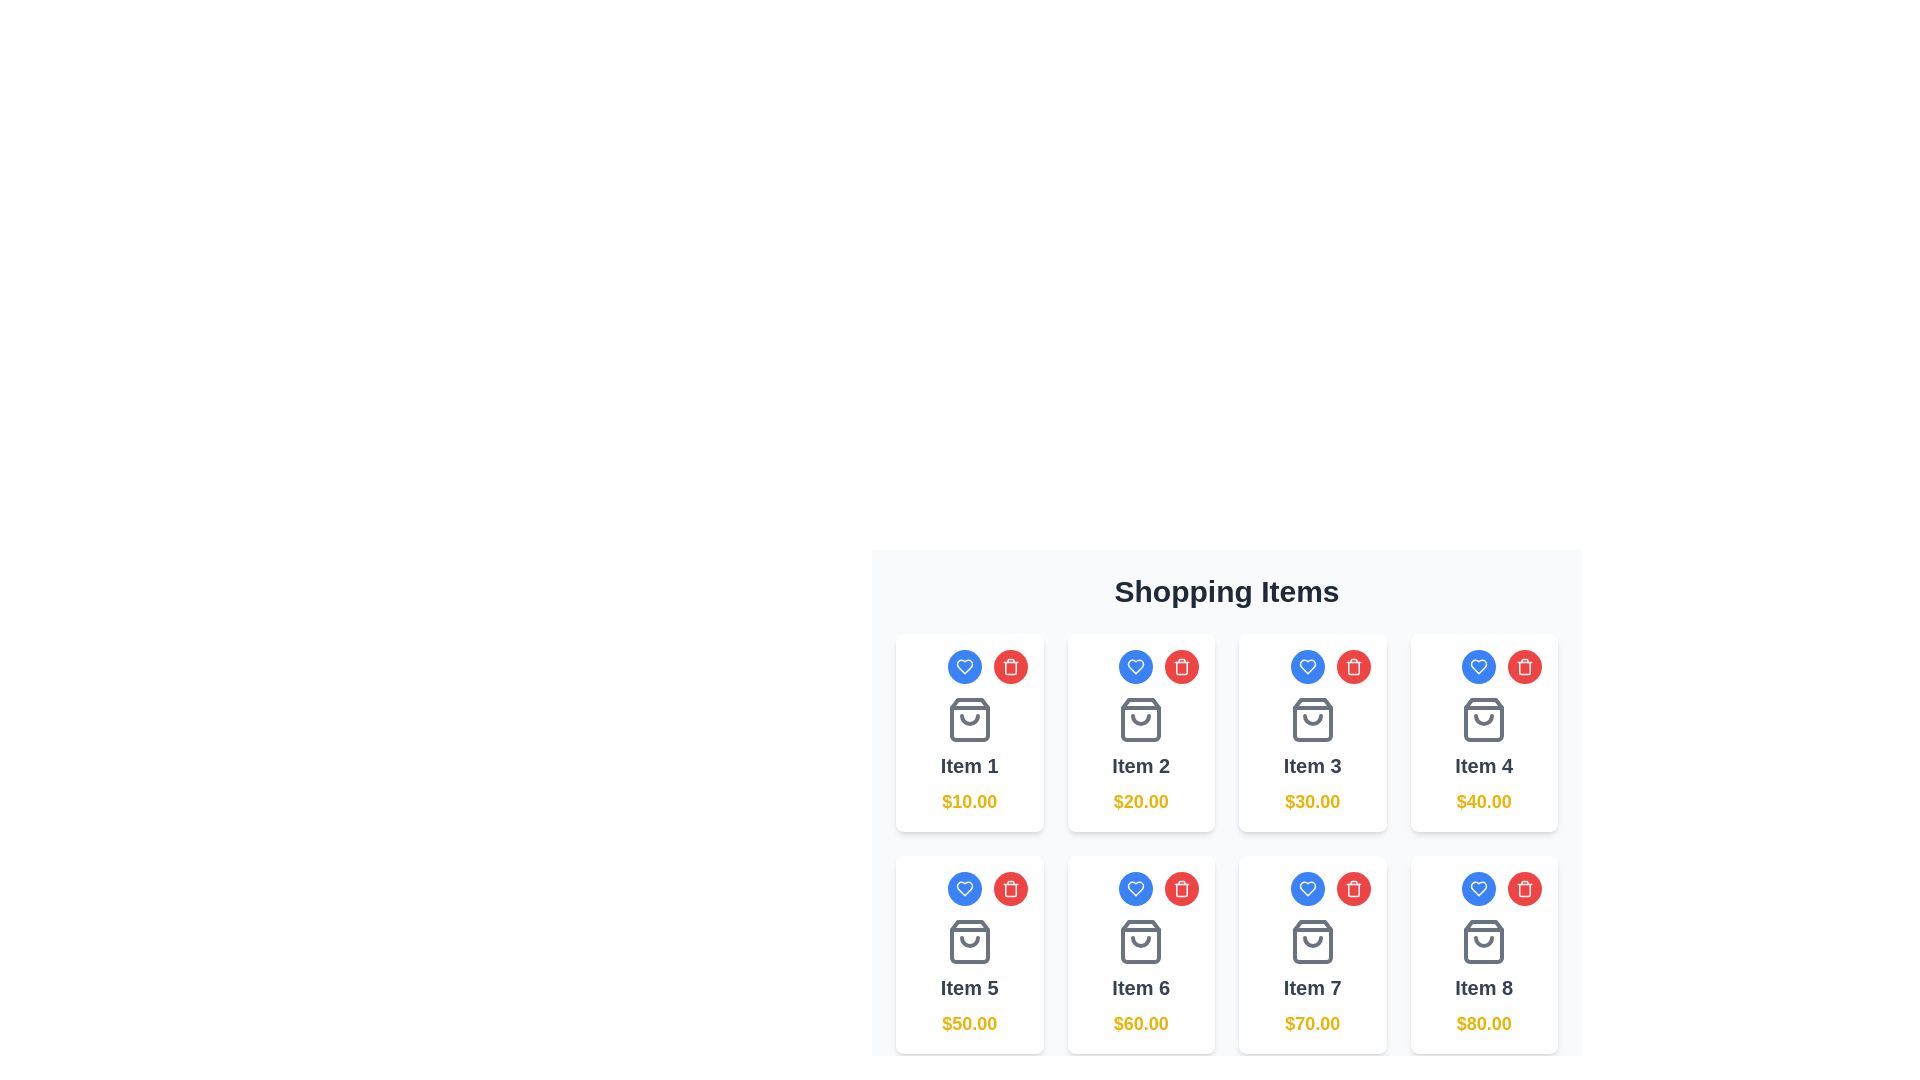 Image resolution: width=1920 pixels, height=1080 pixels. I want to click on the text label that serves as the title for the product 'Item 7', which is centrally placed within its card in the second row, second column of the grid layout, so click(1312, 986).